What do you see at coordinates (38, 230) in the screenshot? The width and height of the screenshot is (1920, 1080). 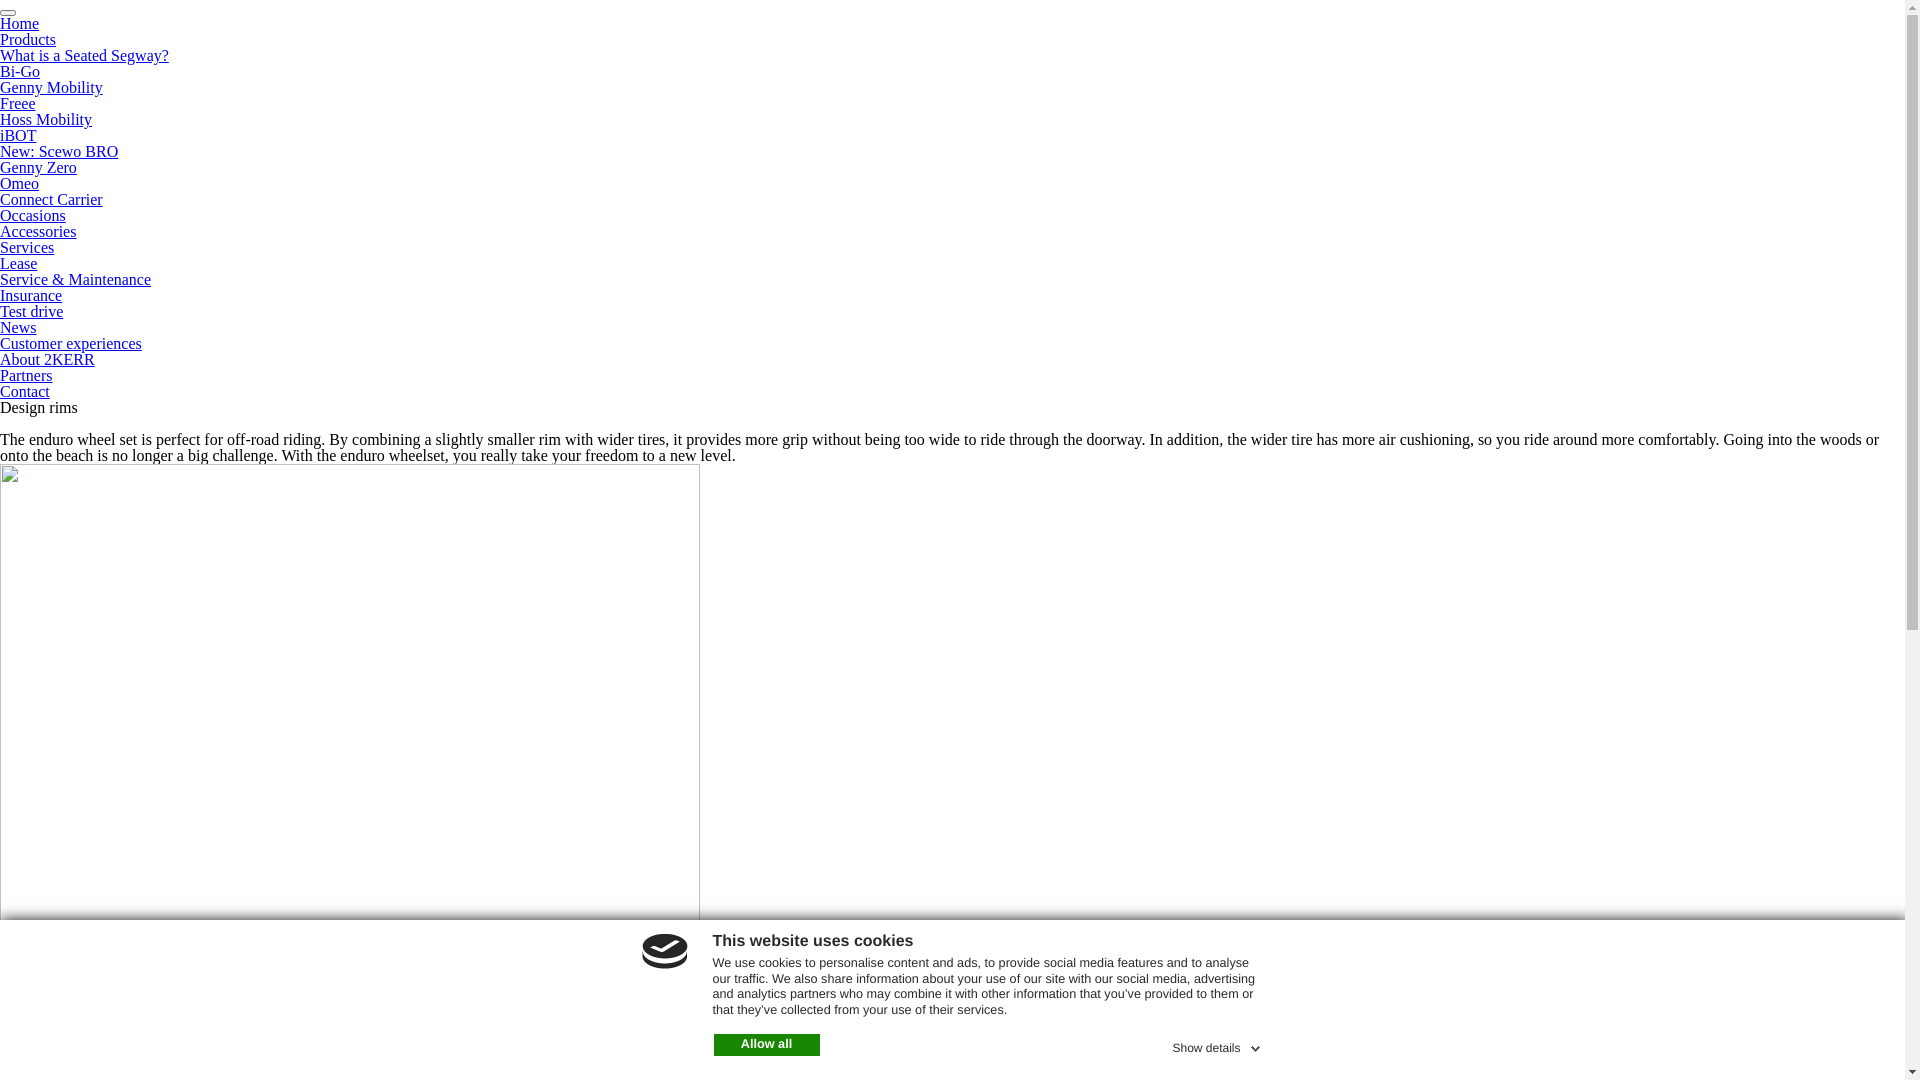 I see `'Accessories'` at bounding box center [38, 230].